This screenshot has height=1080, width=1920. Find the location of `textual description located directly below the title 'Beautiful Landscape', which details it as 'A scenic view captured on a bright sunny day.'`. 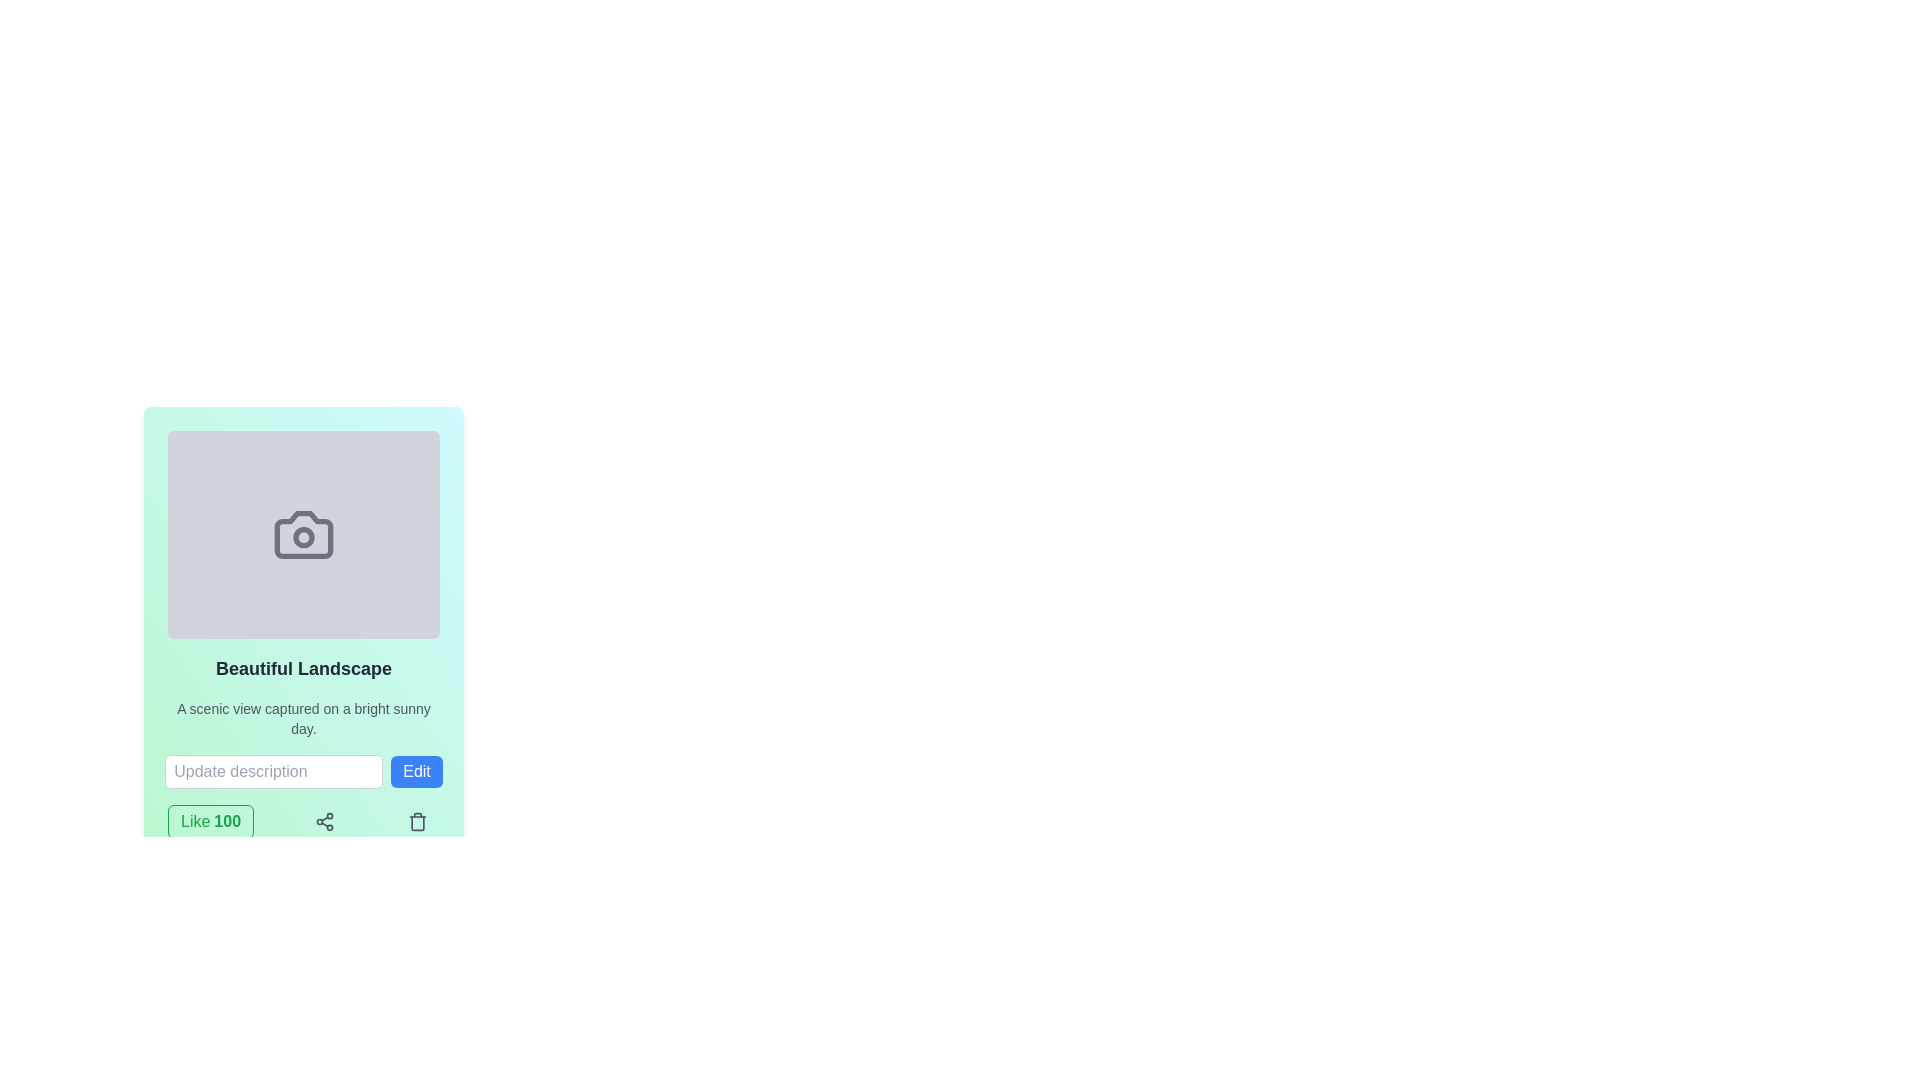

textual description located directly below the title 'Beautiful Landscape', which details it as 'A scenic view captured on a bright sunny day.' is located at coordinates (302, 717).